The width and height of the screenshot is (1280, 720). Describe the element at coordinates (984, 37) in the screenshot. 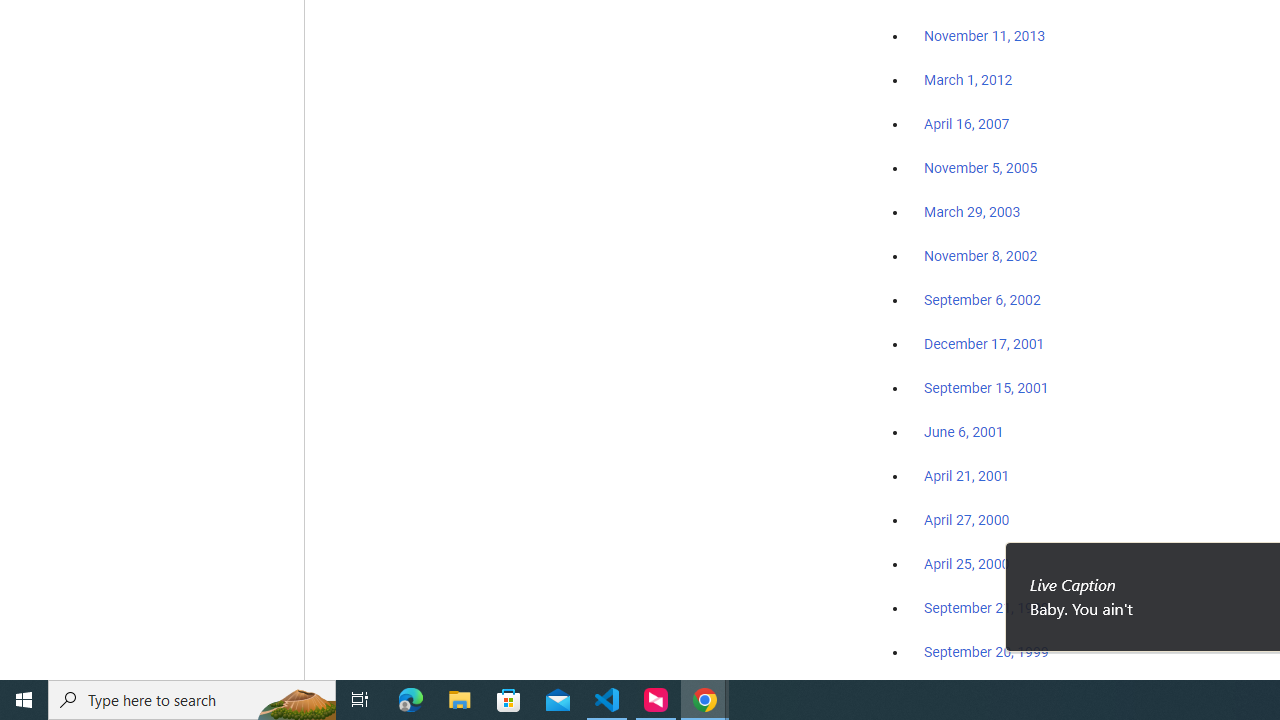

I see `'November 11, 2013'` at that location.